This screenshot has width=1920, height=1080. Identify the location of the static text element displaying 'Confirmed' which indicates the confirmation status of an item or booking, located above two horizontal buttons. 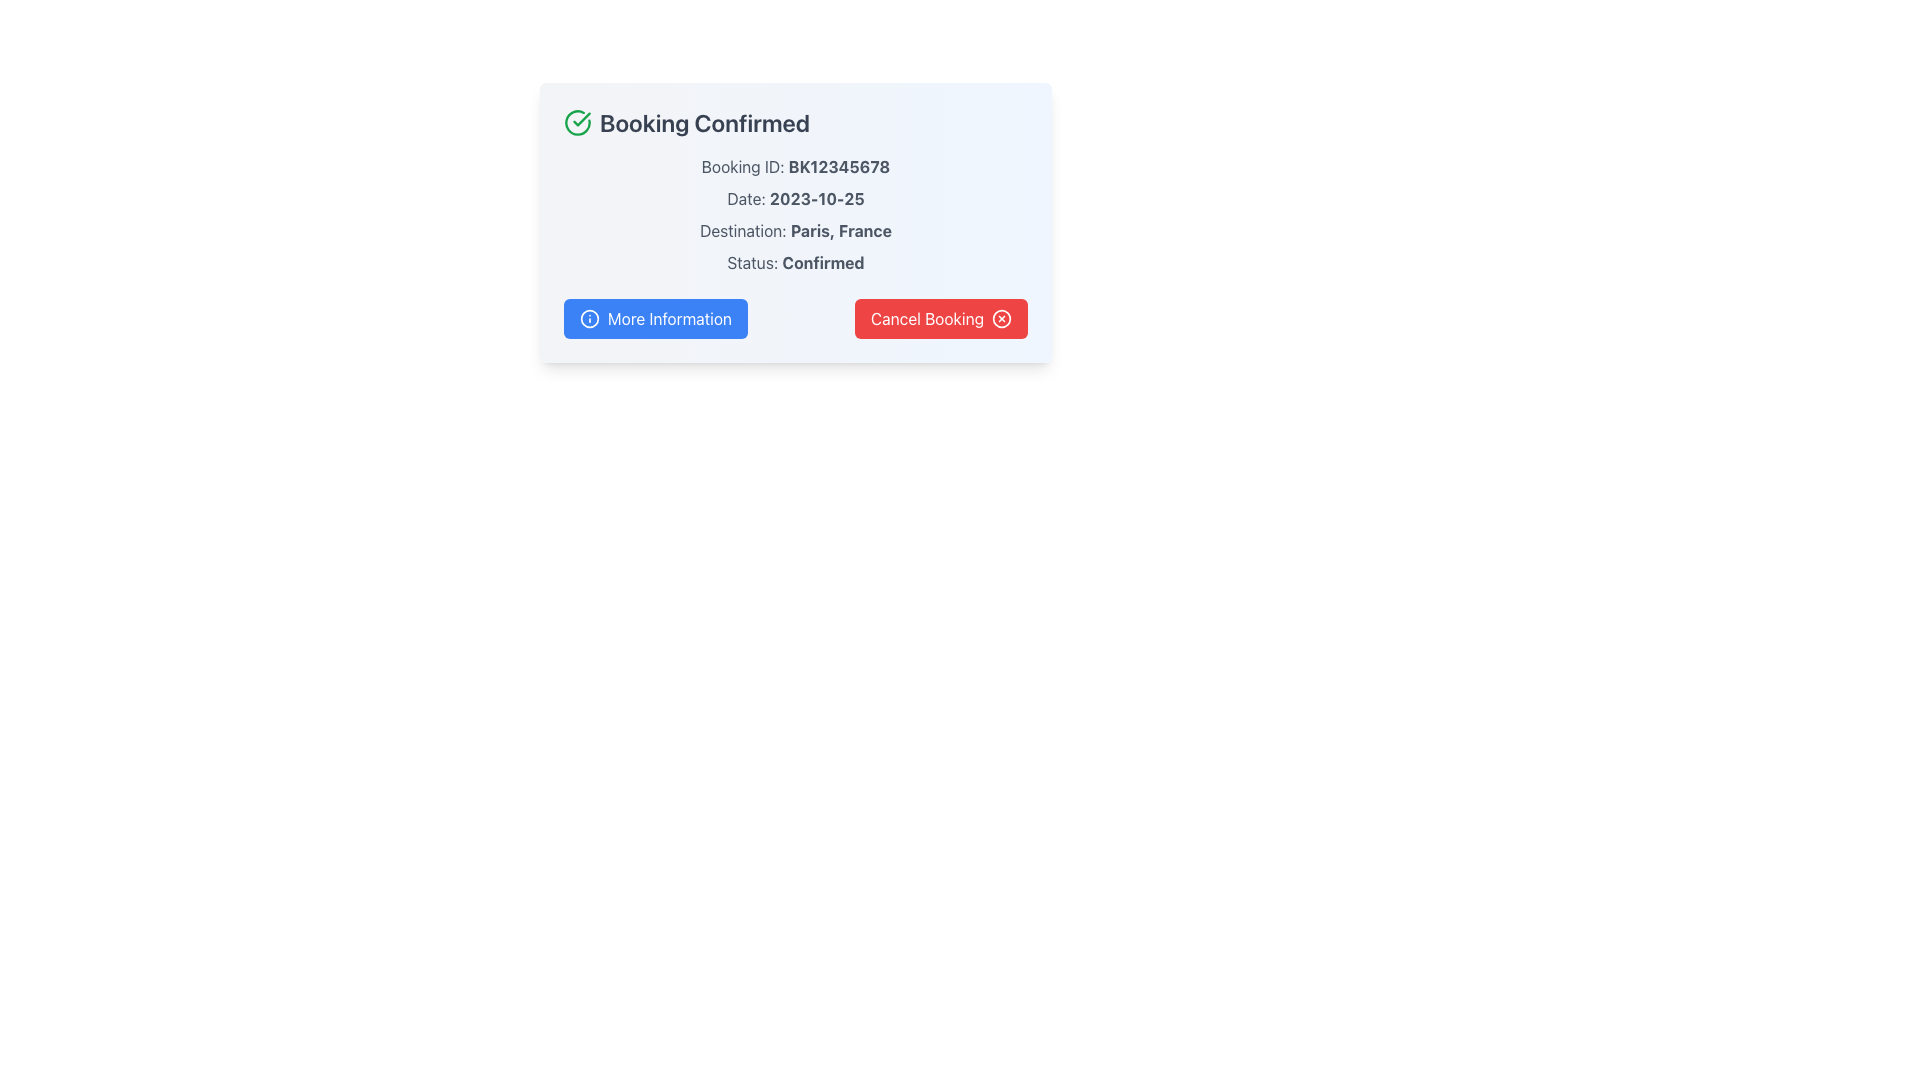
(823, 261).